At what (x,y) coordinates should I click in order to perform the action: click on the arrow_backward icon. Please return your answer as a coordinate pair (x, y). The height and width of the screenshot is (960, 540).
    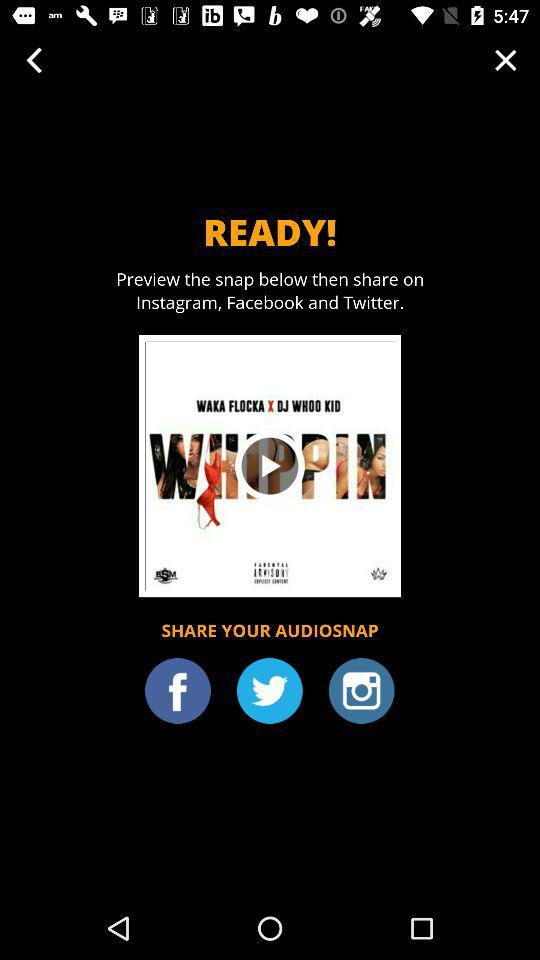
    Looking at the image, I should click on (33, 59).